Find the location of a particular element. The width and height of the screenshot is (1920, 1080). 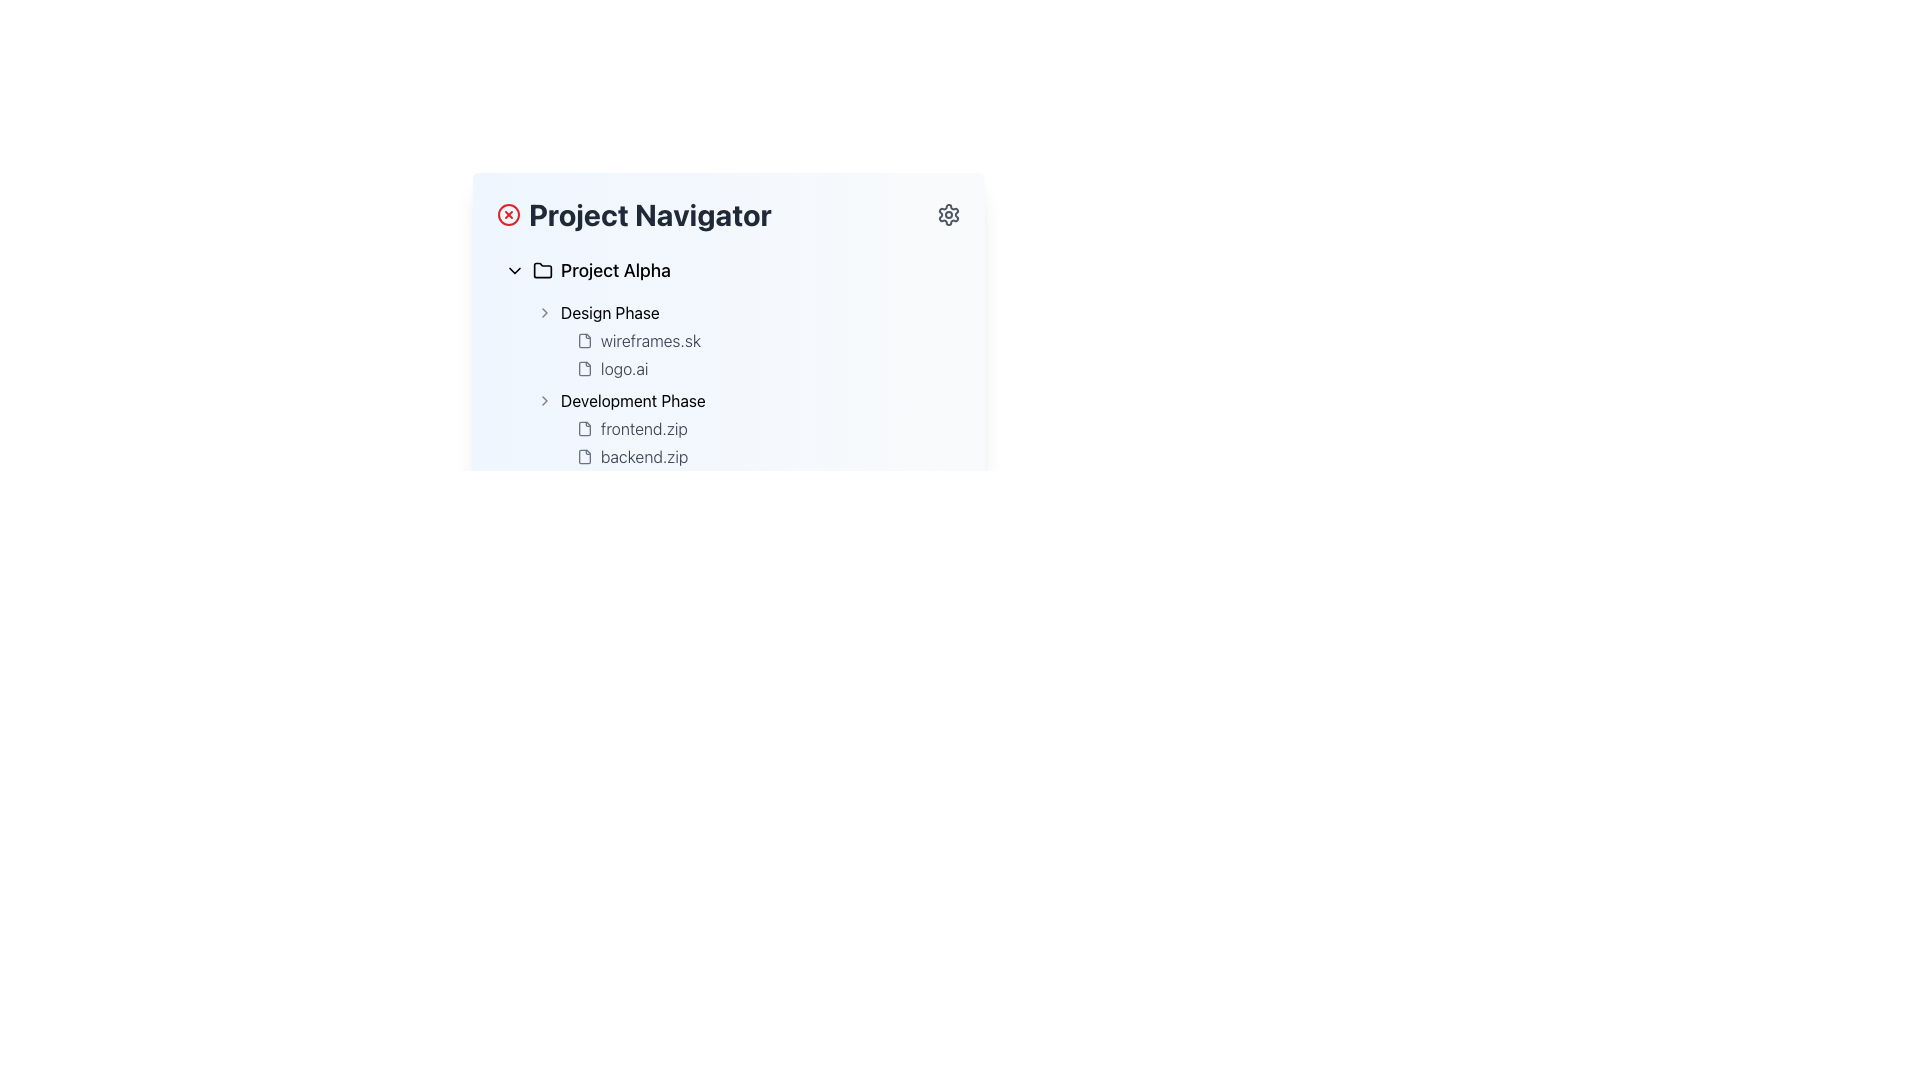

the chevron icon located to the left of the text 'Development Phase' is located at coordinates (545, 401).